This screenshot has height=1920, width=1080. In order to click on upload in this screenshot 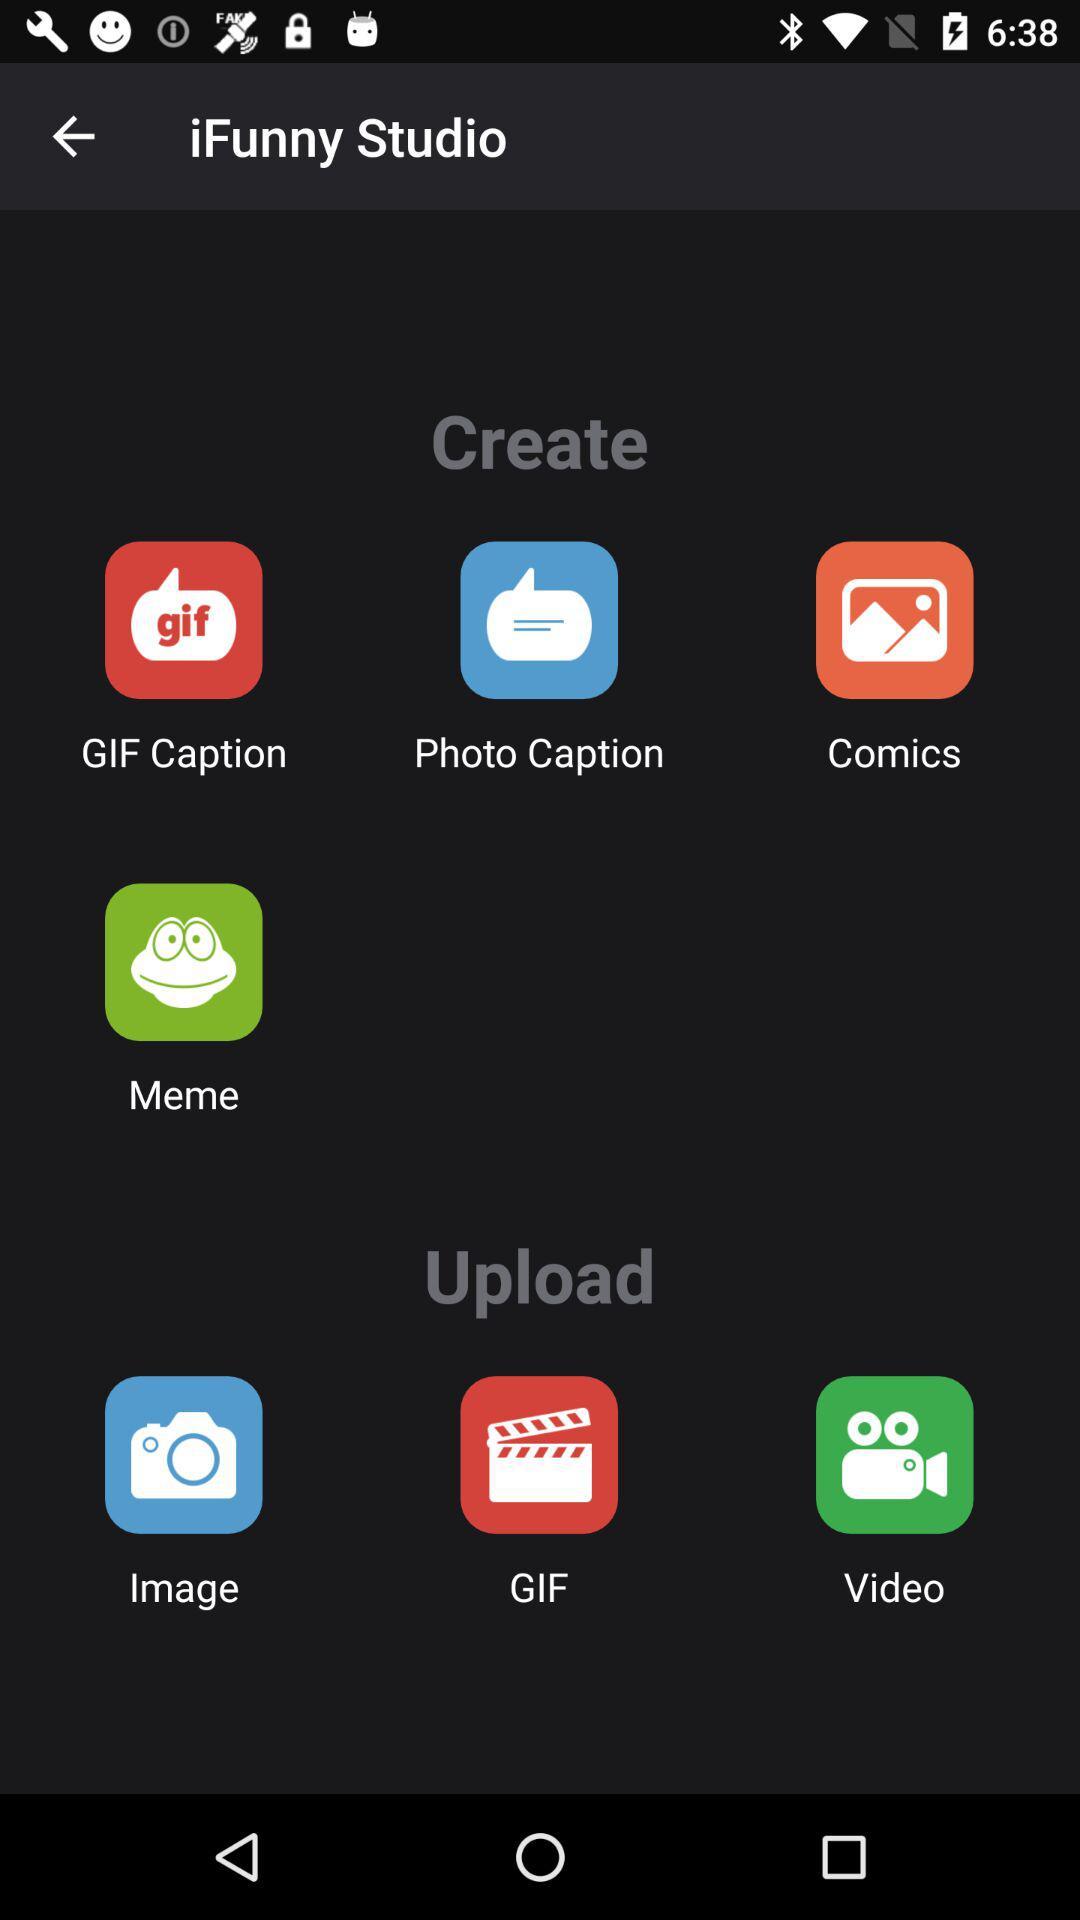, I will do `click(538, 1454)`.